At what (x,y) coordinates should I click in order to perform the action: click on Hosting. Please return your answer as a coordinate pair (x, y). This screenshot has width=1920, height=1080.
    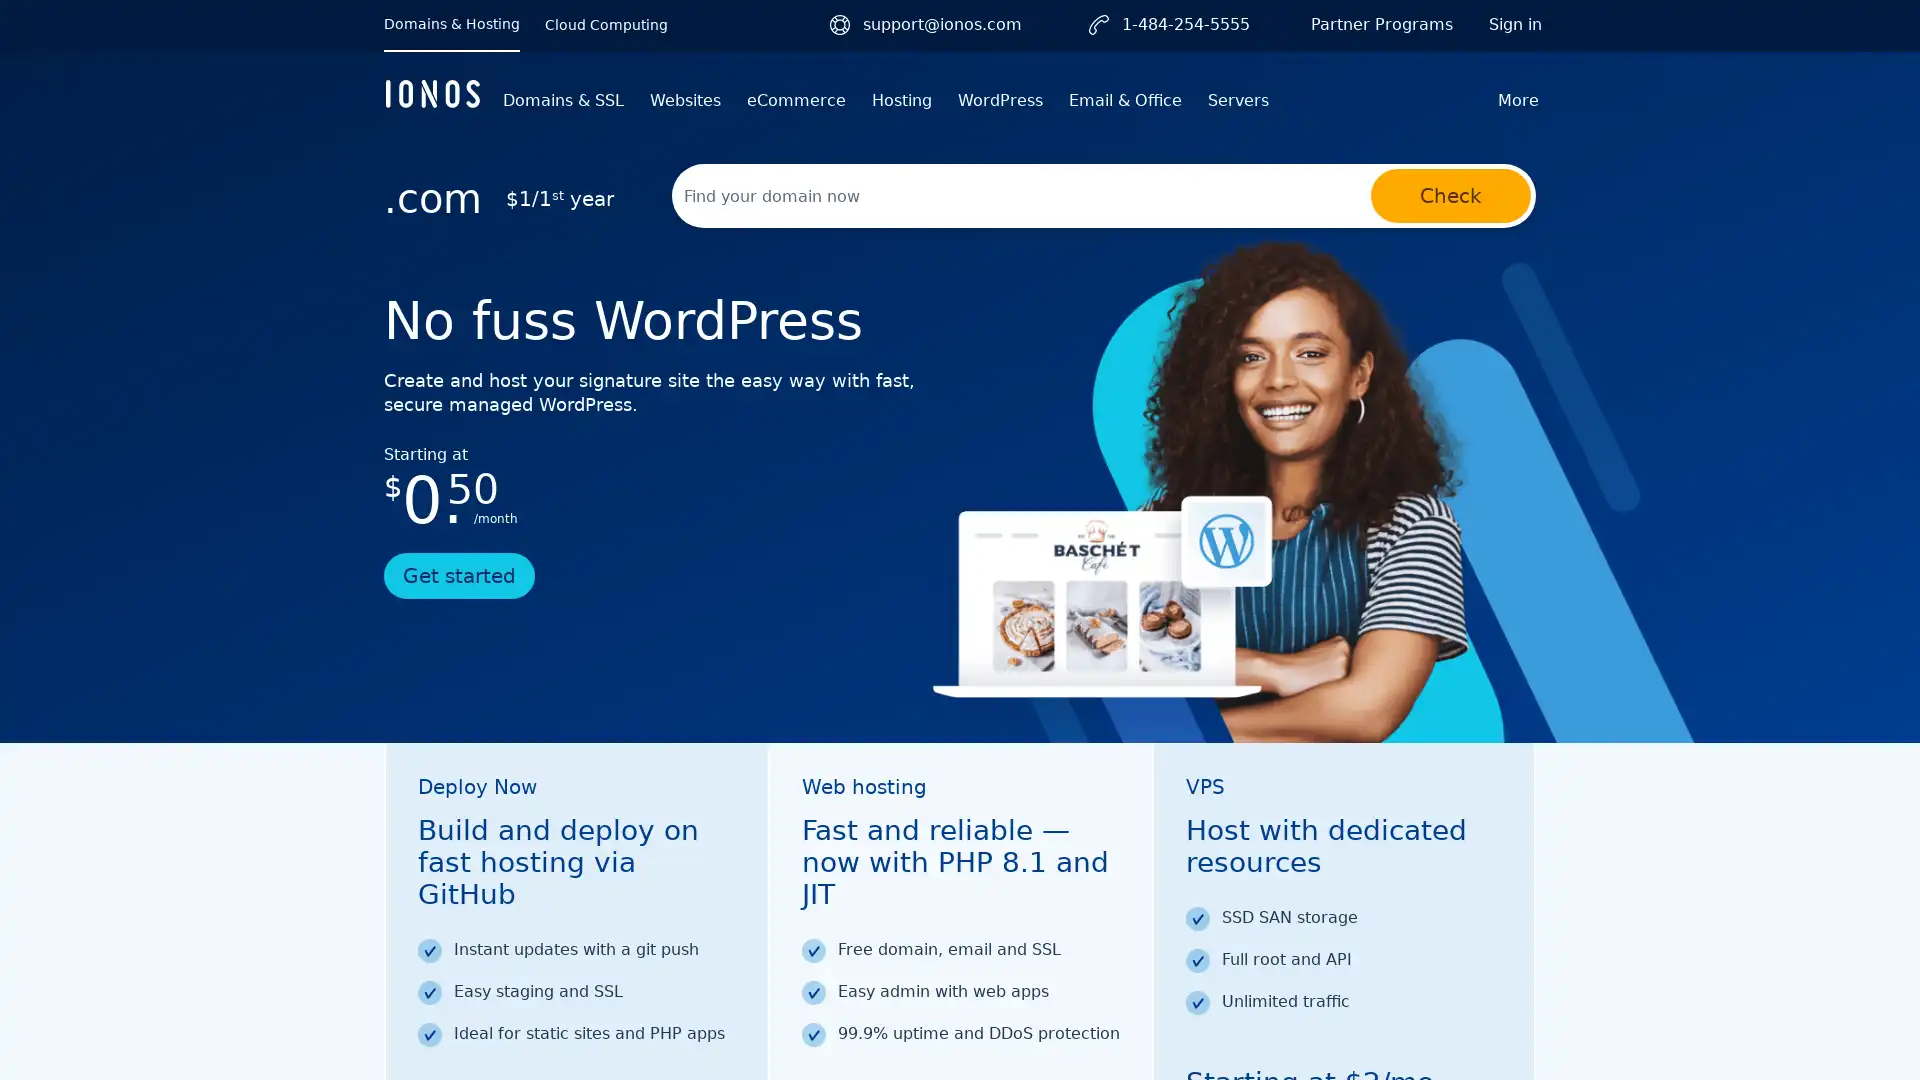
    Looking at the image, I should click on (884, 100).